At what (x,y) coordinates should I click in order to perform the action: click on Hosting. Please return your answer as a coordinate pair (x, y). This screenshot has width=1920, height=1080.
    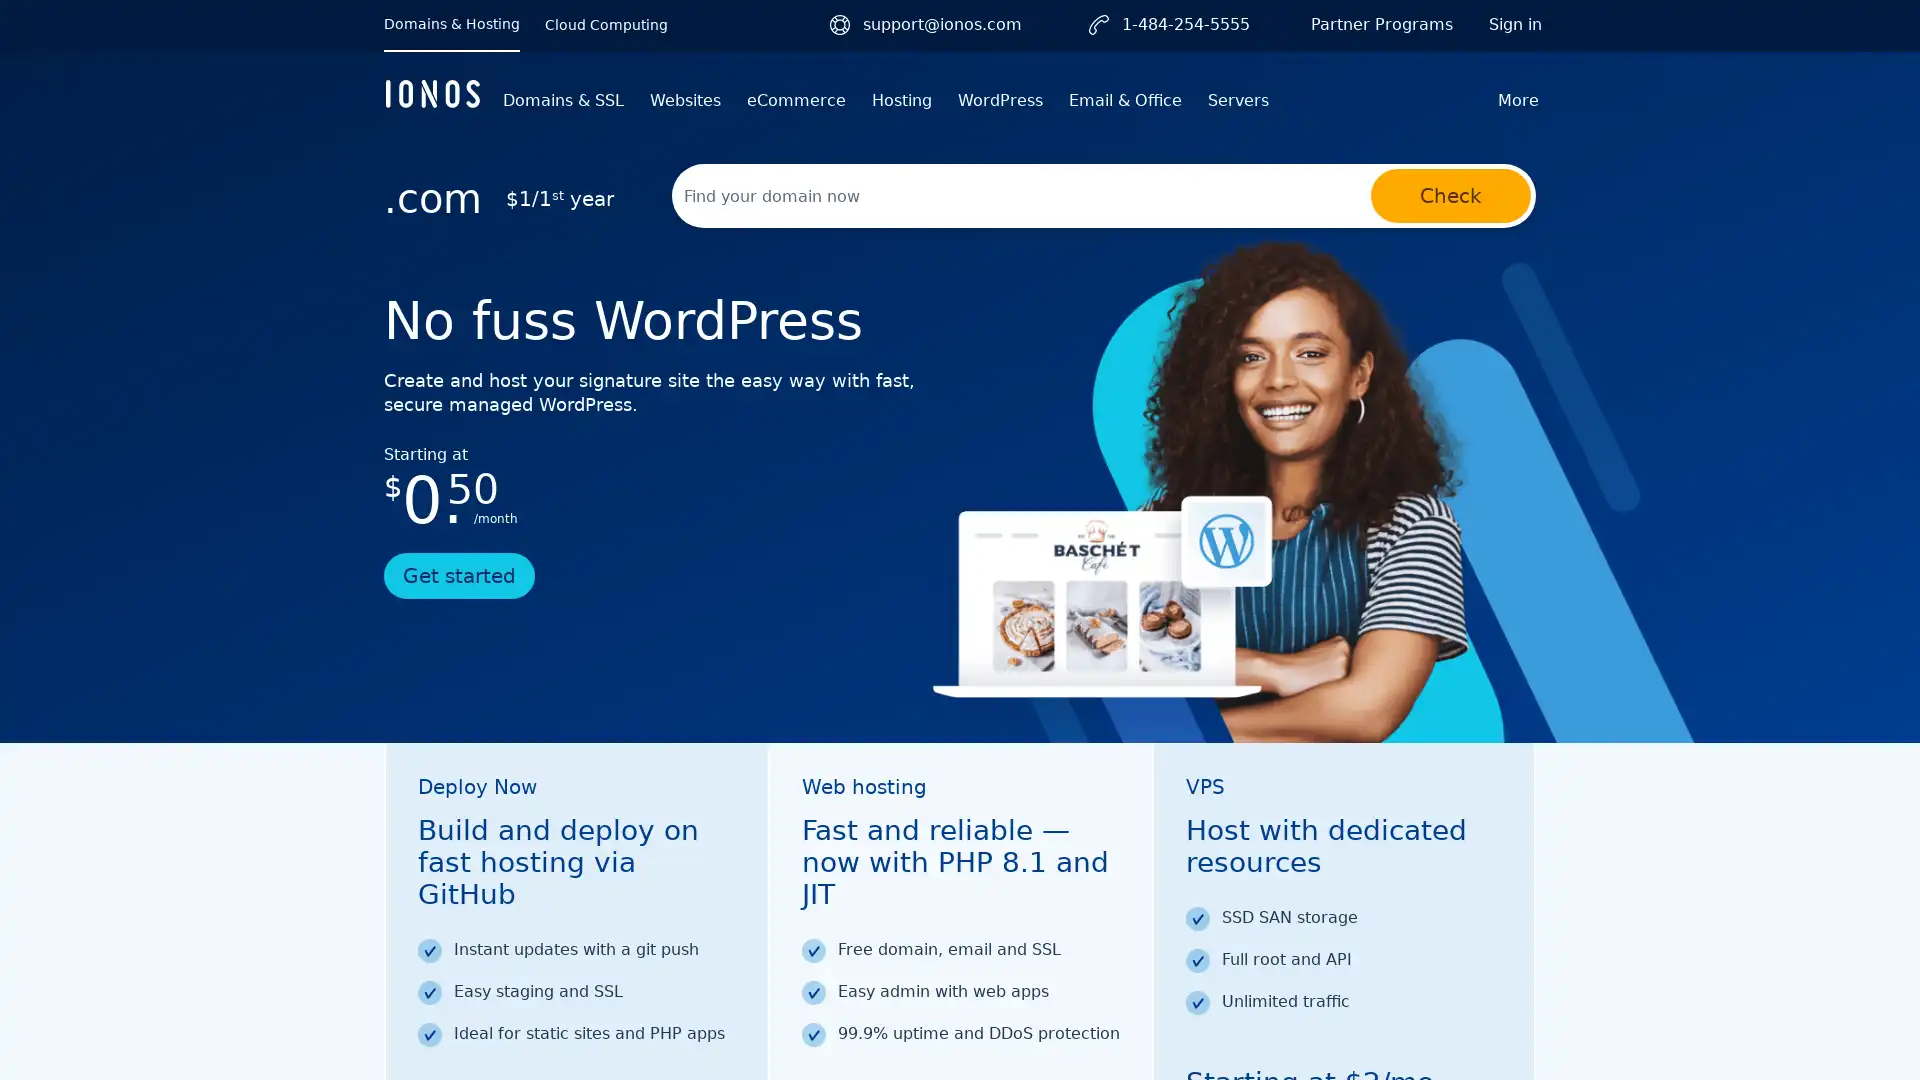
    Looking at the image, I should click on (884, 100).